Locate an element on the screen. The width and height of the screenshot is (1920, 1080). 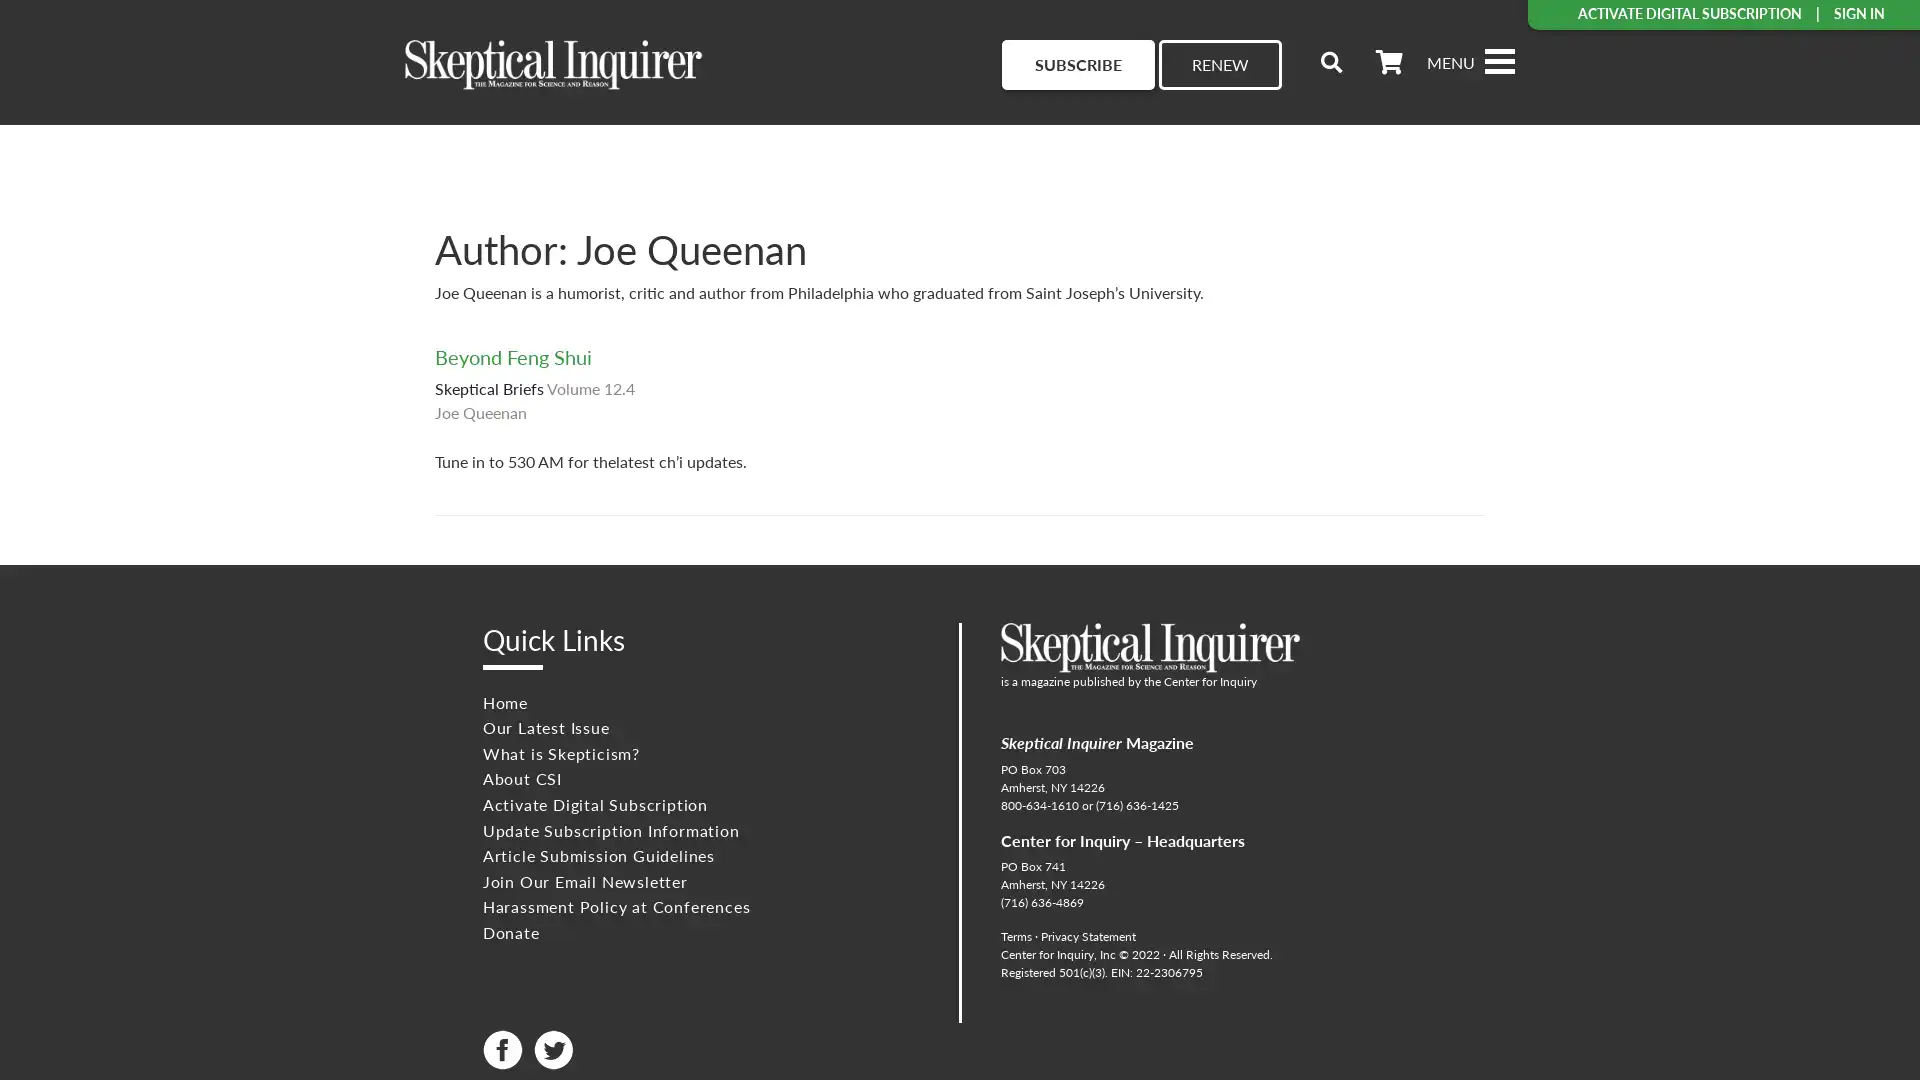
RENEW is located at coordinates (1219, 64).